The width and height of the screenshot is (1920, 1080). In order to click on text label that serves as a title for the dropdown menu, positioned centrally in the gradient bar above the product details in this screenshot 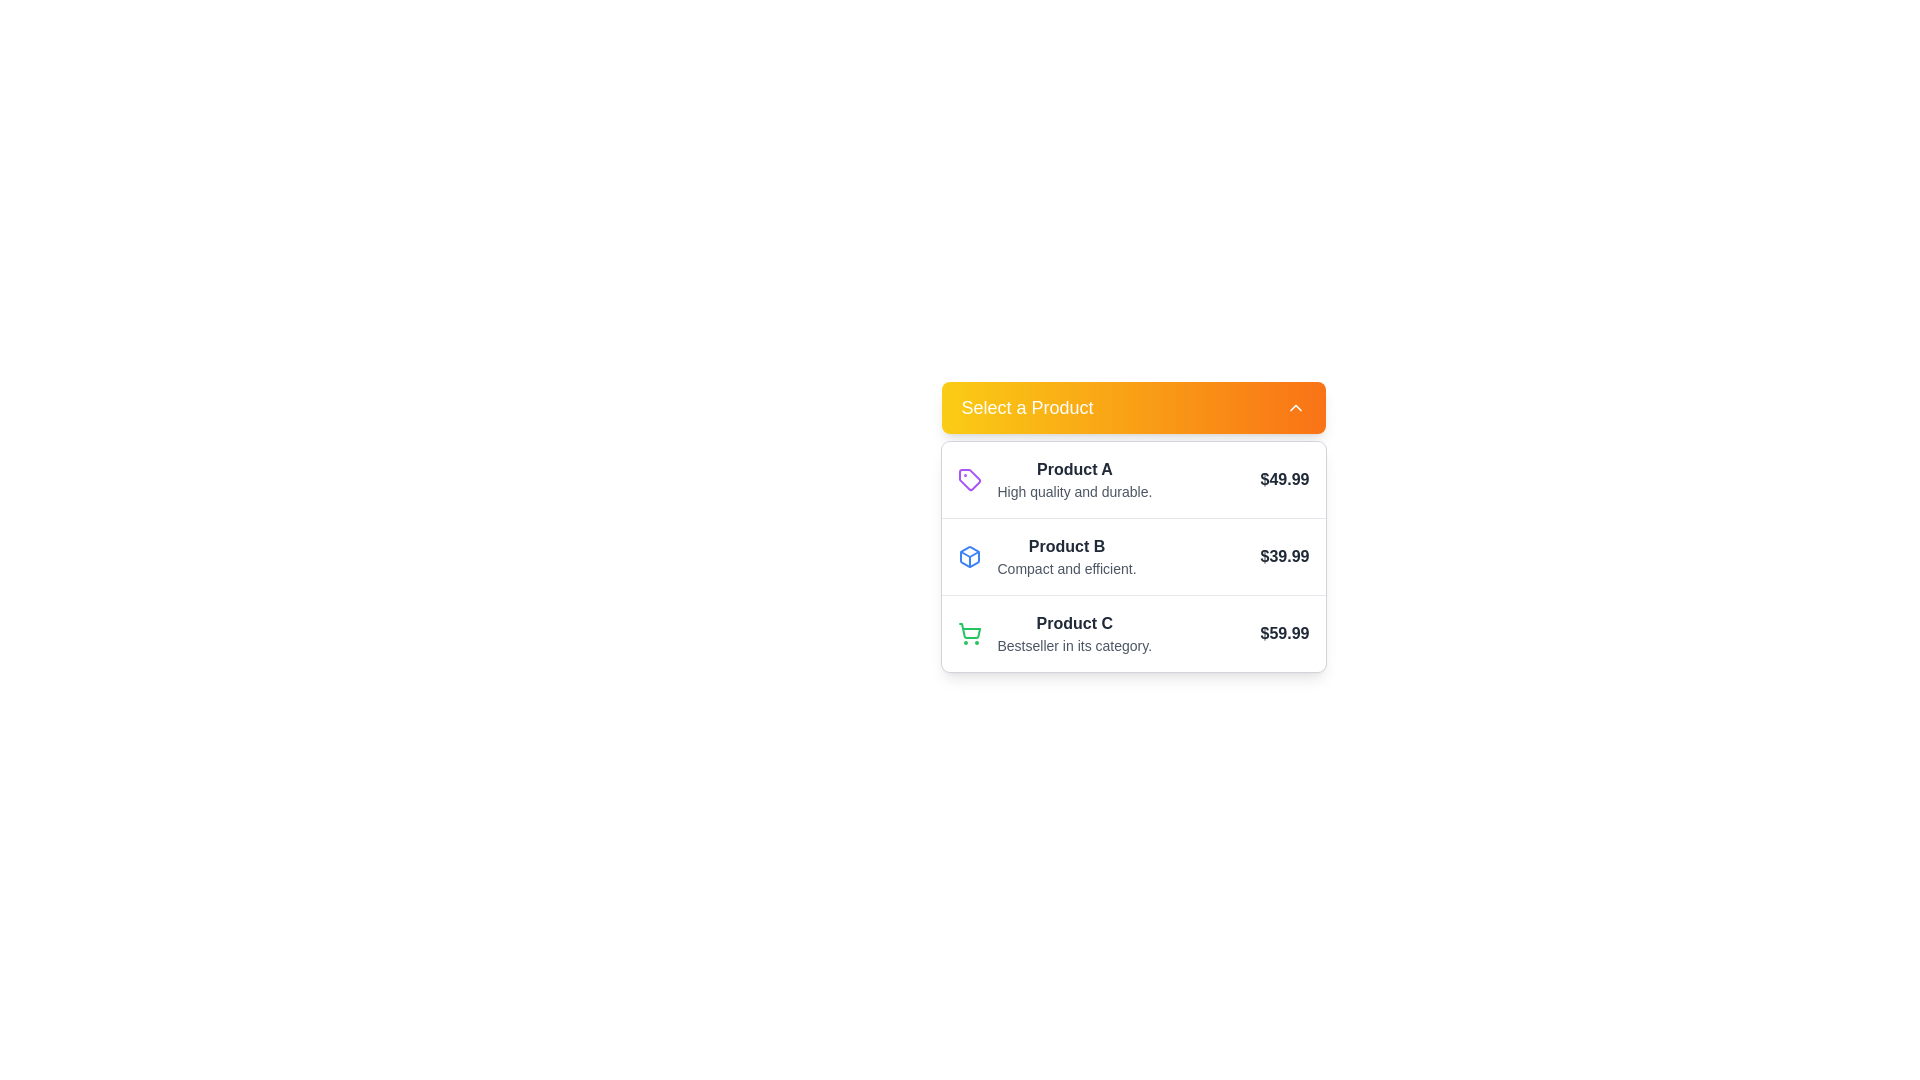, I will do `click(1027, 407)`.